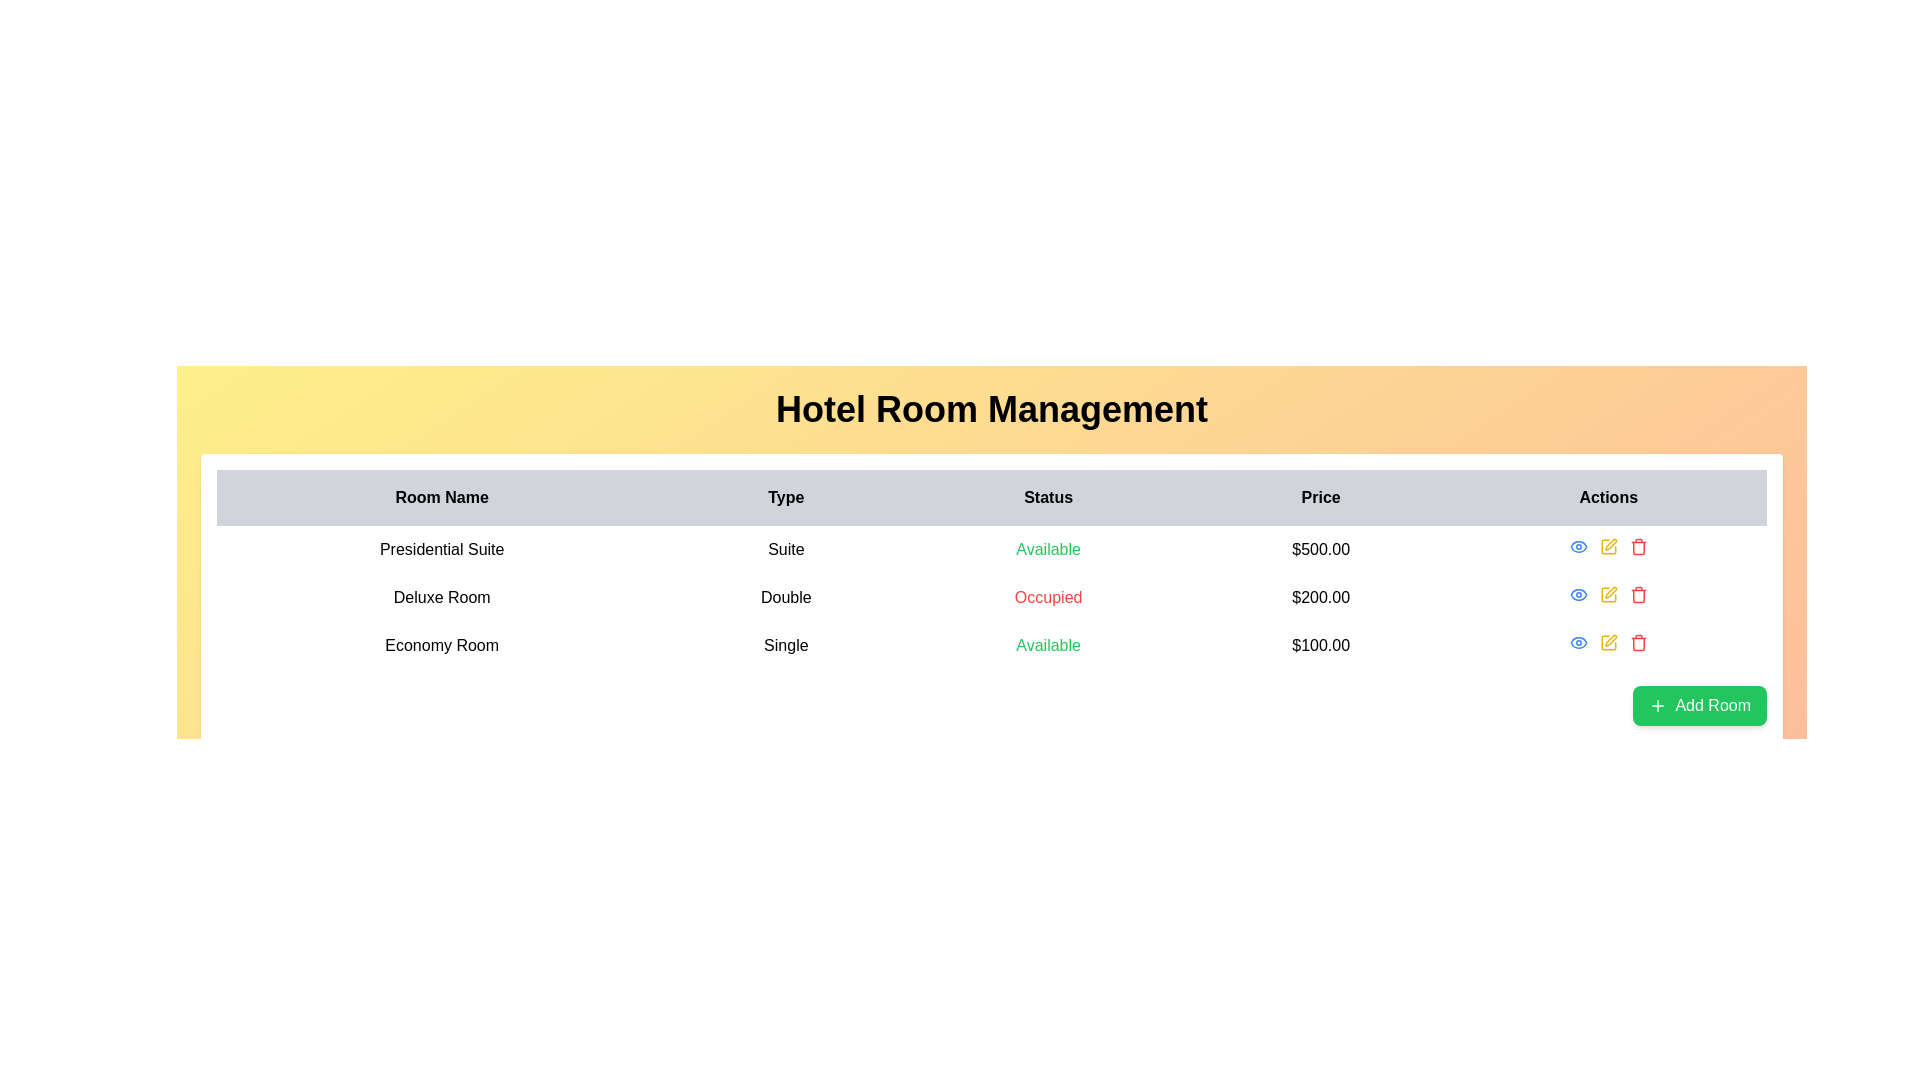 The height and width of the screenshot is (1080, 1920). What do you see at coordinates (1638, 595) in the screenshot?
I see `the red trash icon located under the 'Actions' column, specifically the second icon corresponding to the 'Deluxe Room' row` at bounding box center [1638, 595].